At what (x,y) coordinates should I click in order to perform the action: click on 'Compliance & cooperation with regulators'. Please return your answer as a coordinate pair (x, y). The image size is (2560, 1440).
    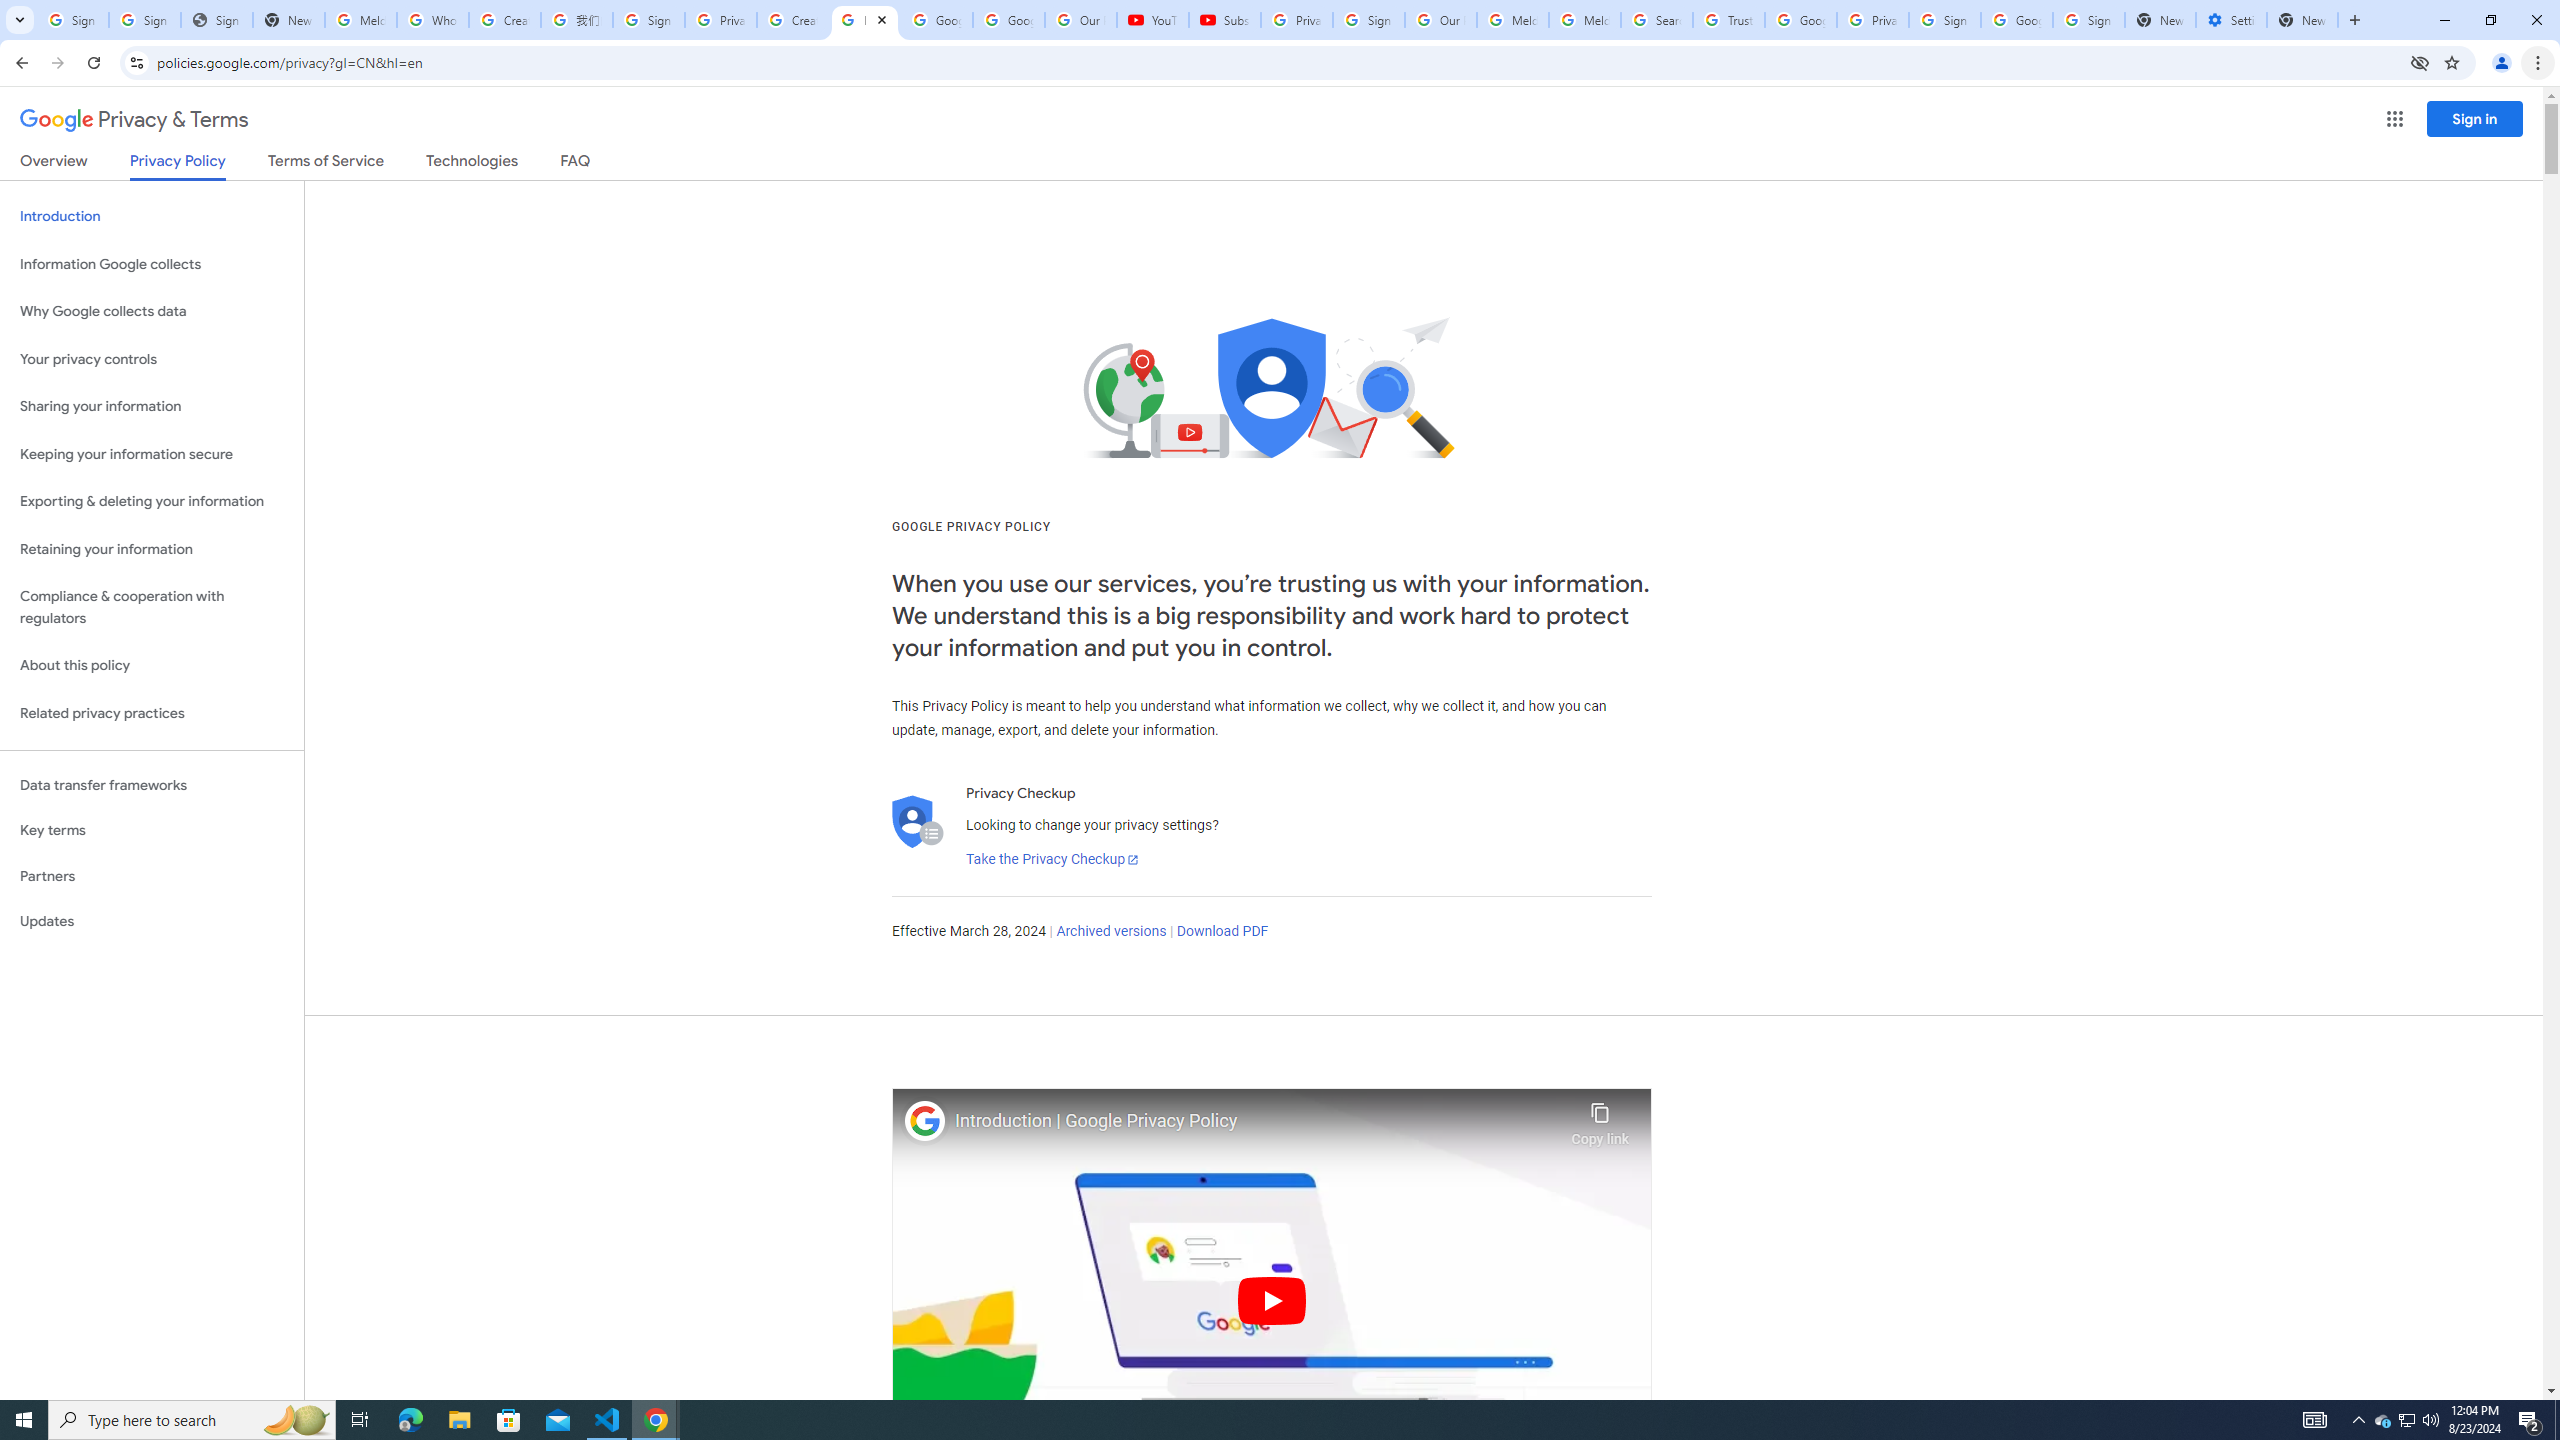
    Looking at the image, I should click on (151, 608).